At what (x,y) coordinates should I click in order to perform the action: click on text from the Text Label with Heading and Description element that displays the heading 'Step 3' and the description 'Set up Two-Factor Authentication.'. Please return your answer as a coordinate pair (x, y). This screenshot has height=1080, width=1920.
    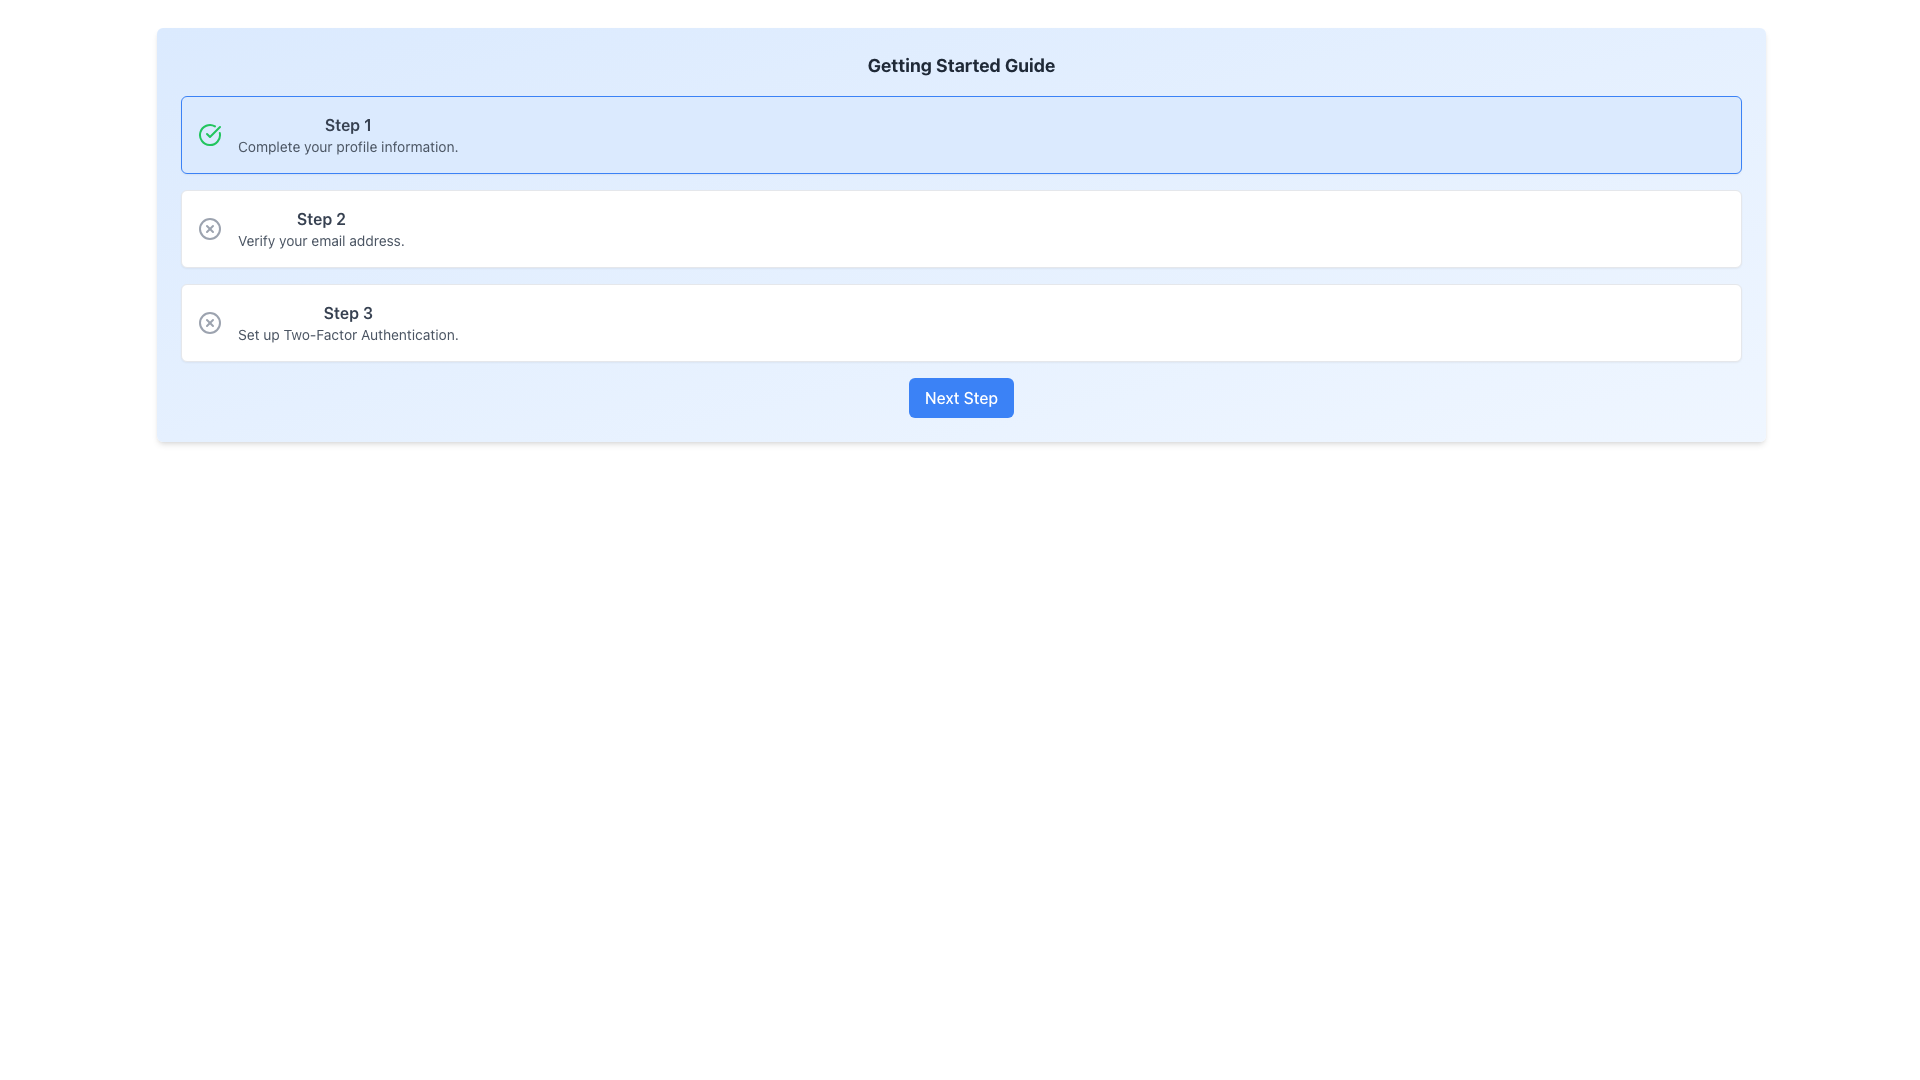
    Looking at the image, I should click on (348, 322).